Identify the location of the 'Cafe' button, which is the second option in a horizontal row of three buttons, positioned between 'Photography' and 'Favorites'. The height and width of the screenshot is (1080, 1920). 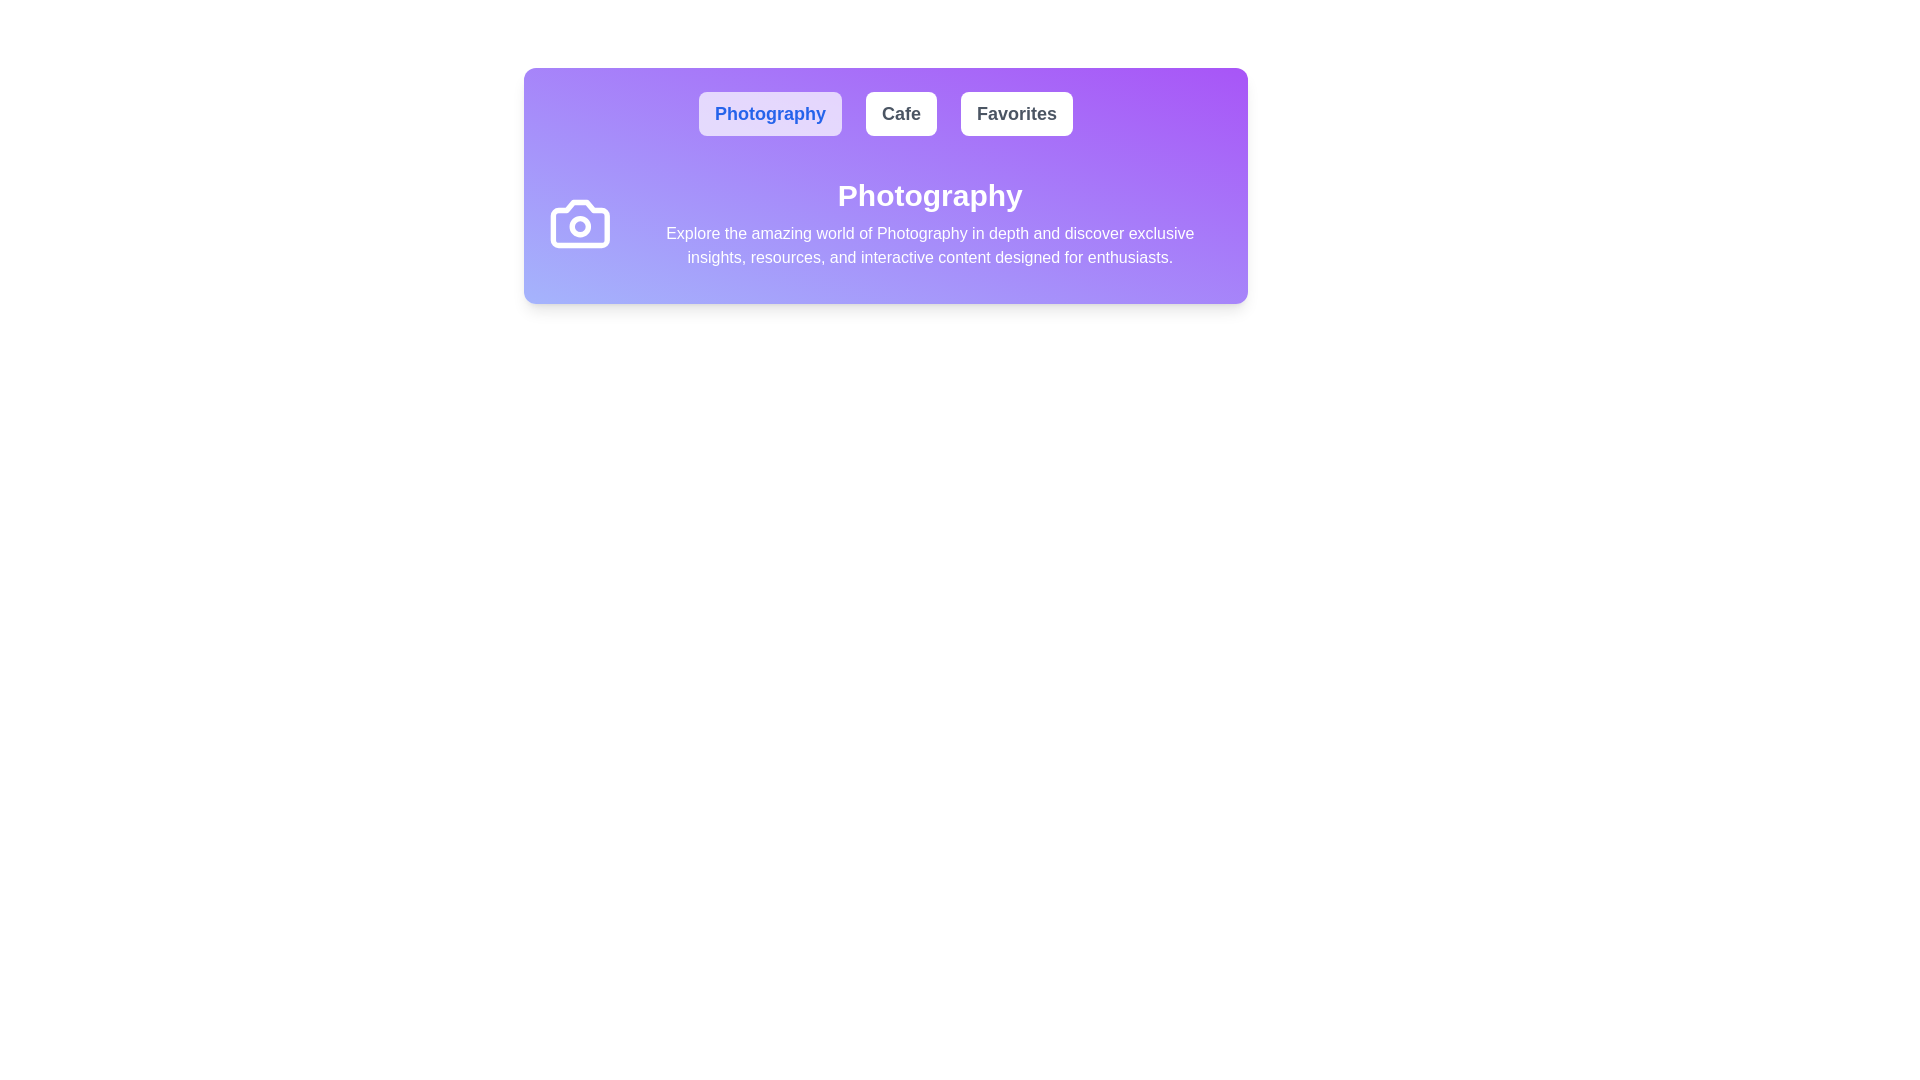
(900, 114).